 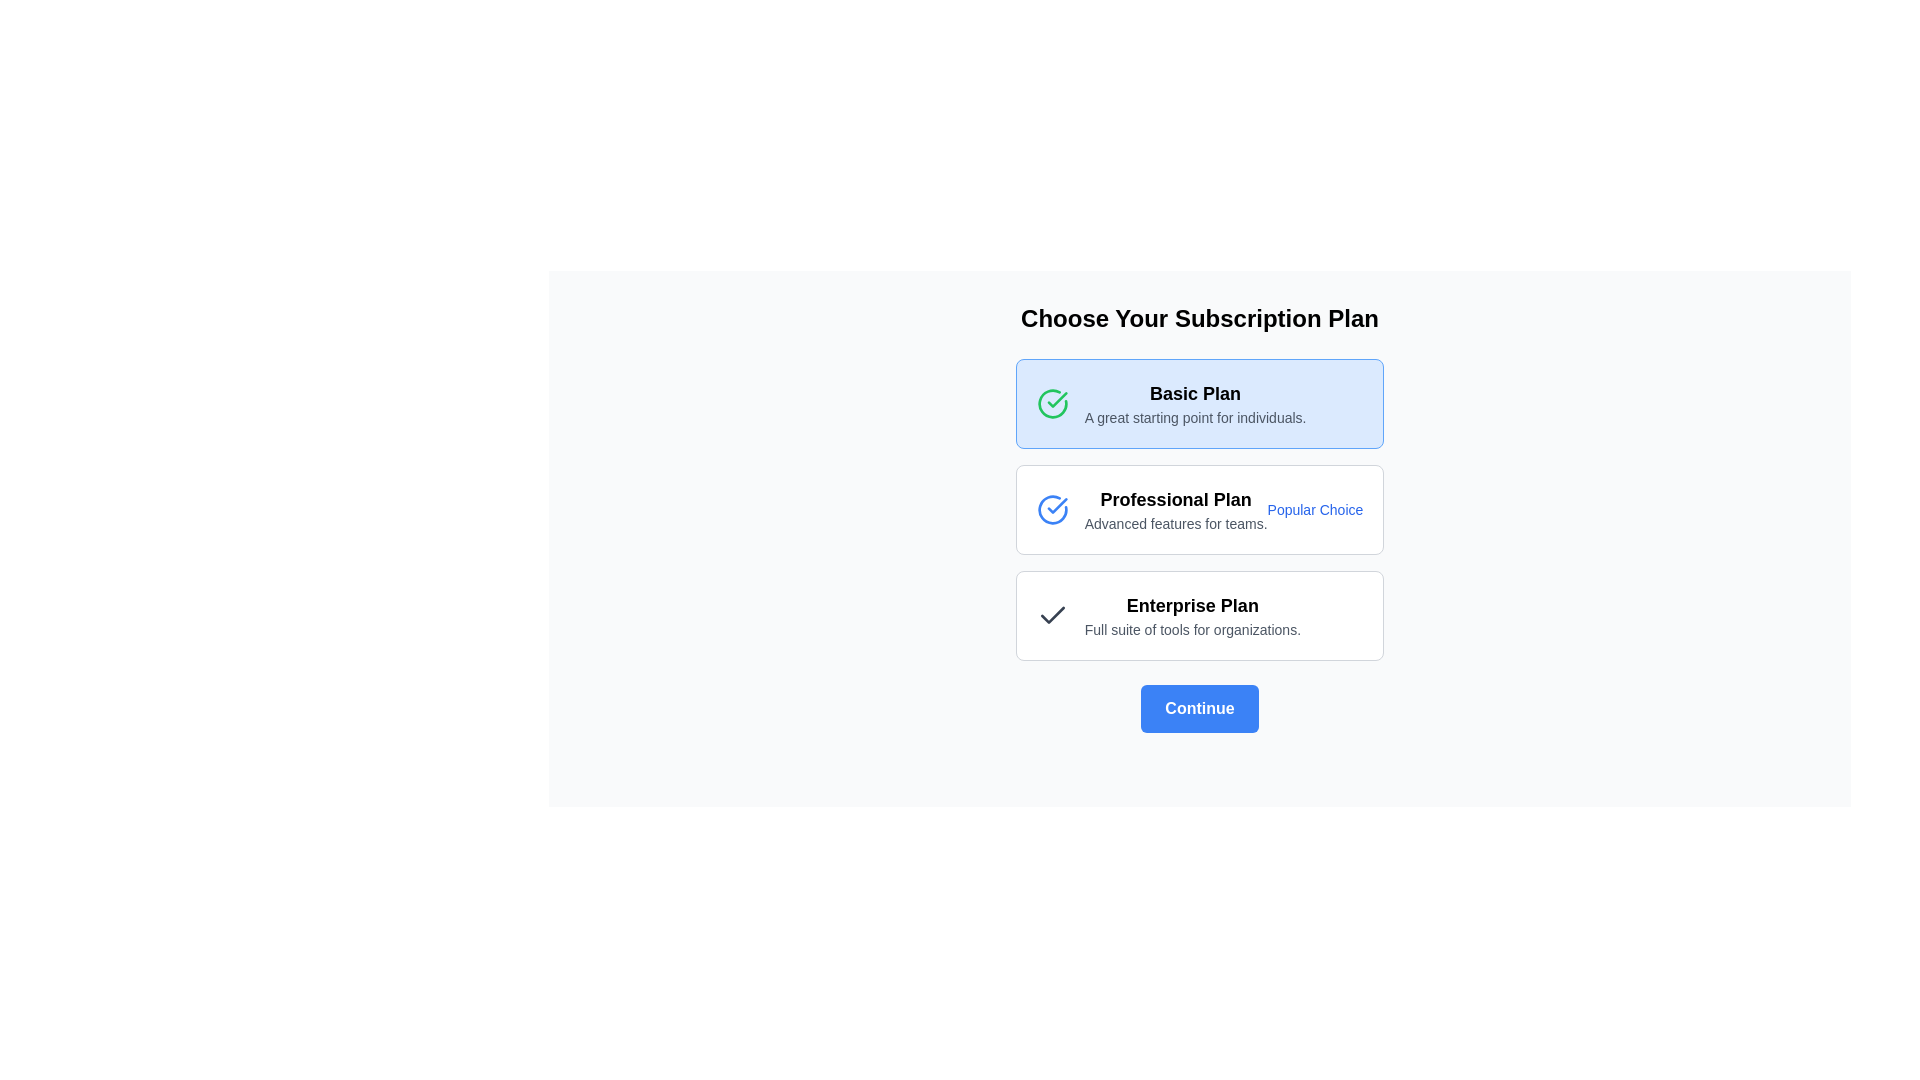 What do you see at coordinates (1195, 393) in the screenshot?
I see `the text label indicating the 'Basic Plan' subscription option, which is positioned at the top-left of the subscription options group` at bounding box center [1195, 393].